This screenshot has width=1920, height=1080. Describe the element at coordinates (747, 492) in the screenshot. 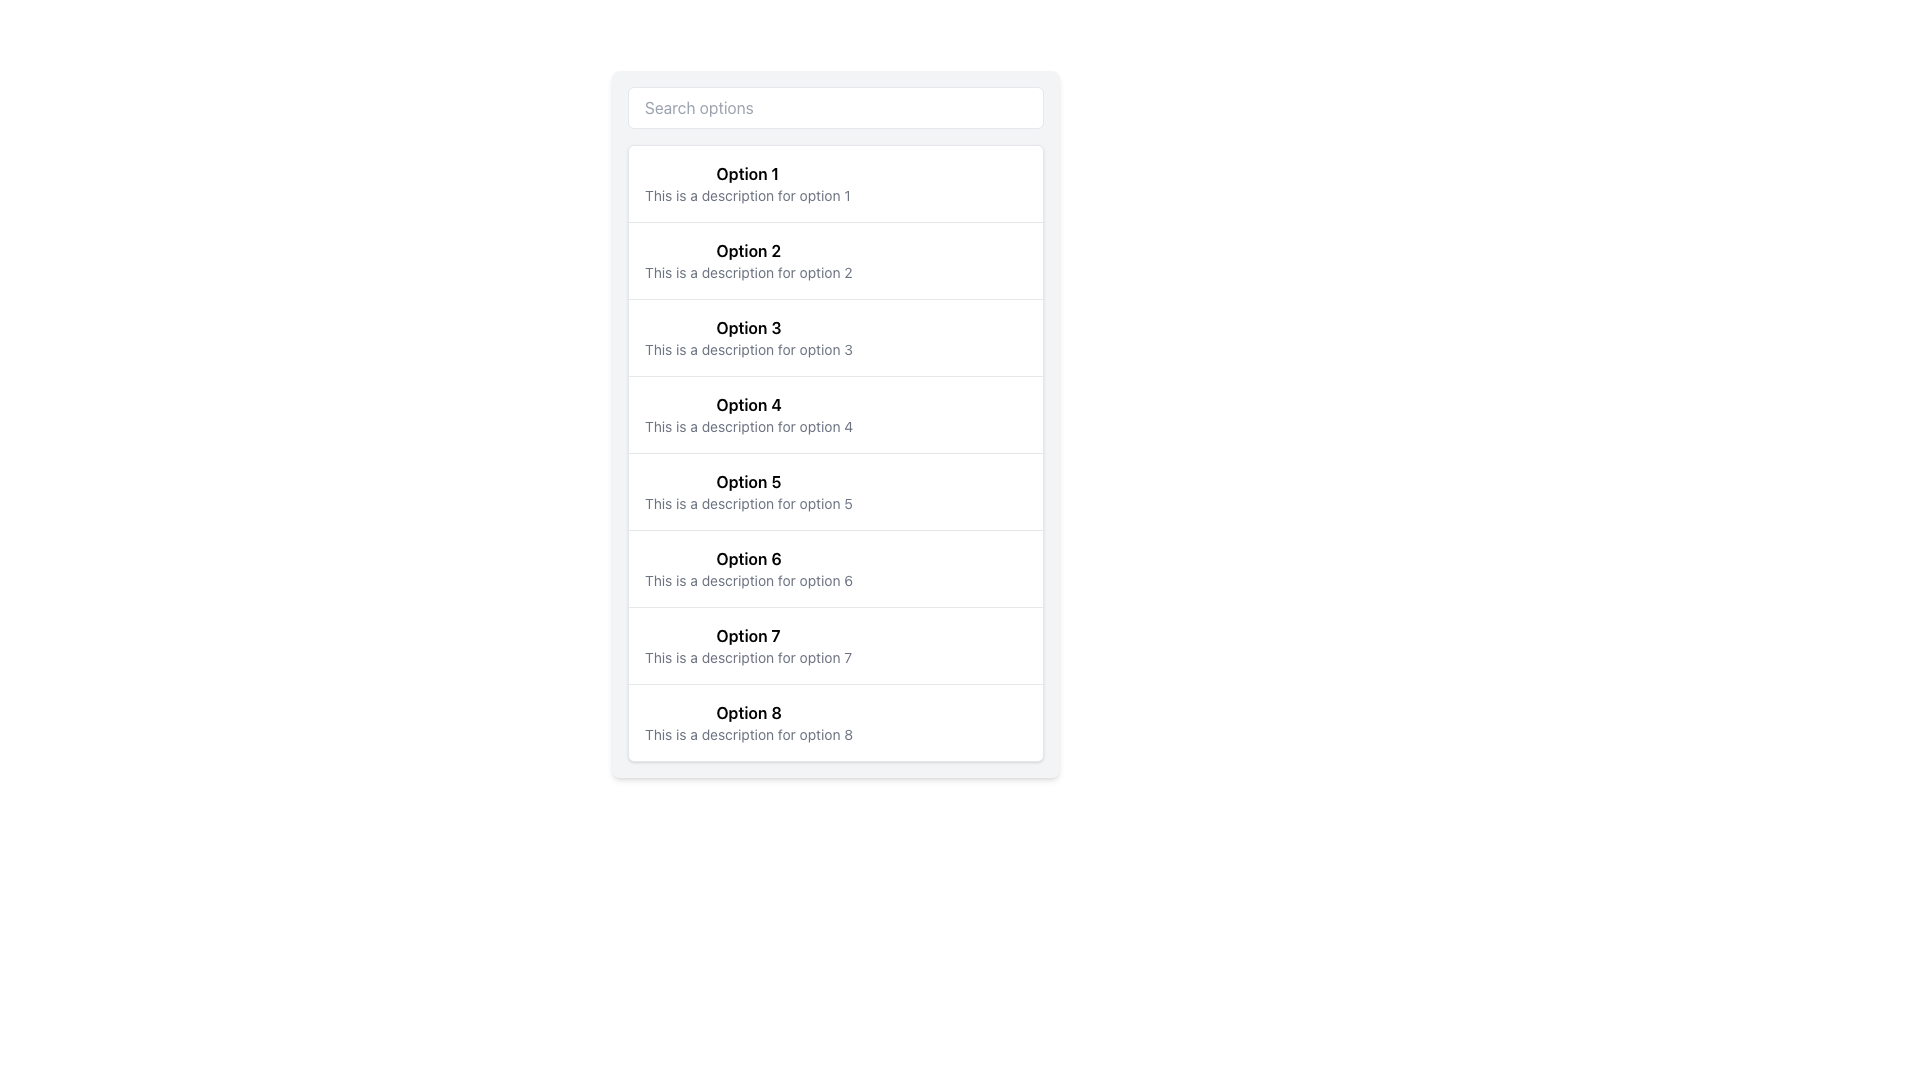

I see `the list item entry displaying the title and description for 'Option 5'` at that location.